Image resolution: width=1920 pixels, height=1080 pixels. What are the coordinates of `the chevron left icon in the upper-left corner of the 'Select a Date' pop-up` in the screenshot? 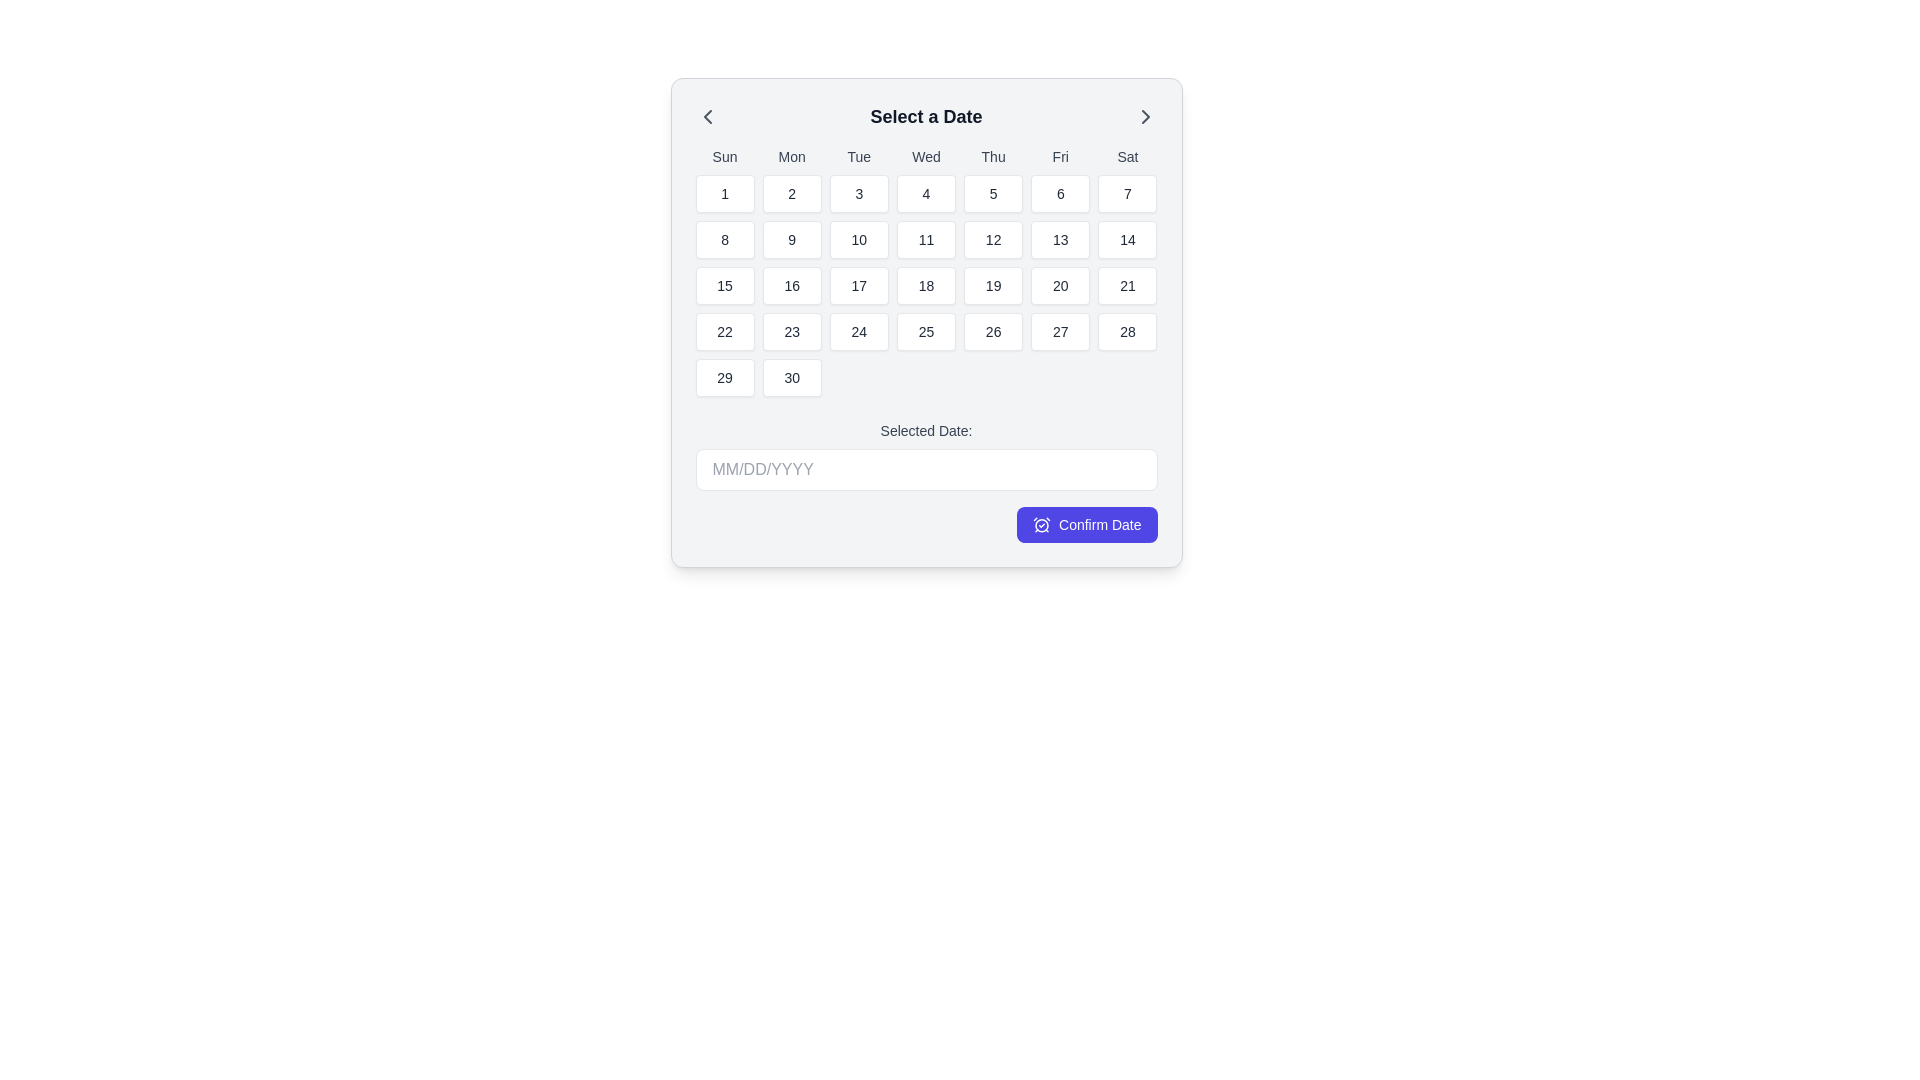 It's located at (707, 116).